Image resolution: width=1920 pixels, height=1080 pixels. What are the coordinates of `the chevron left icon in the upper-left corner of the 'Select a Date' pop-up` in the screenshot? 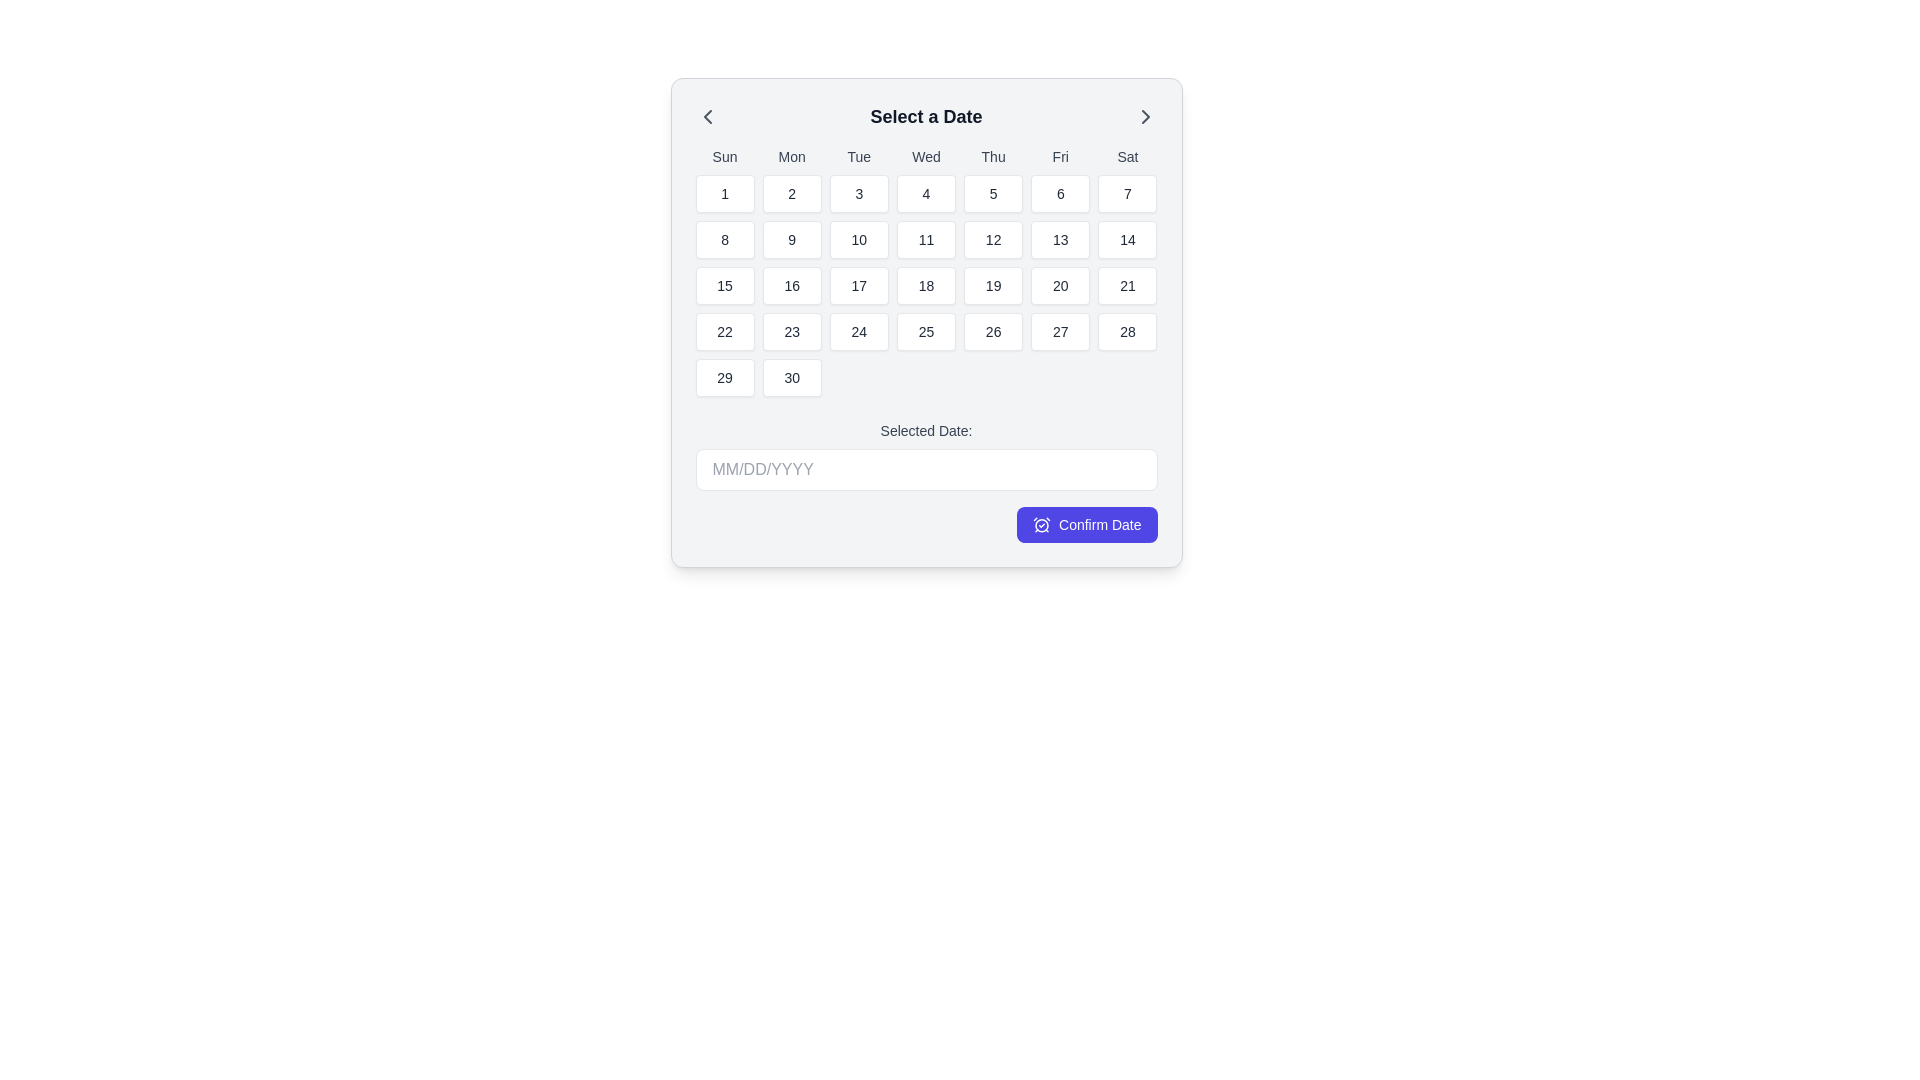 It's located at (707, 116).